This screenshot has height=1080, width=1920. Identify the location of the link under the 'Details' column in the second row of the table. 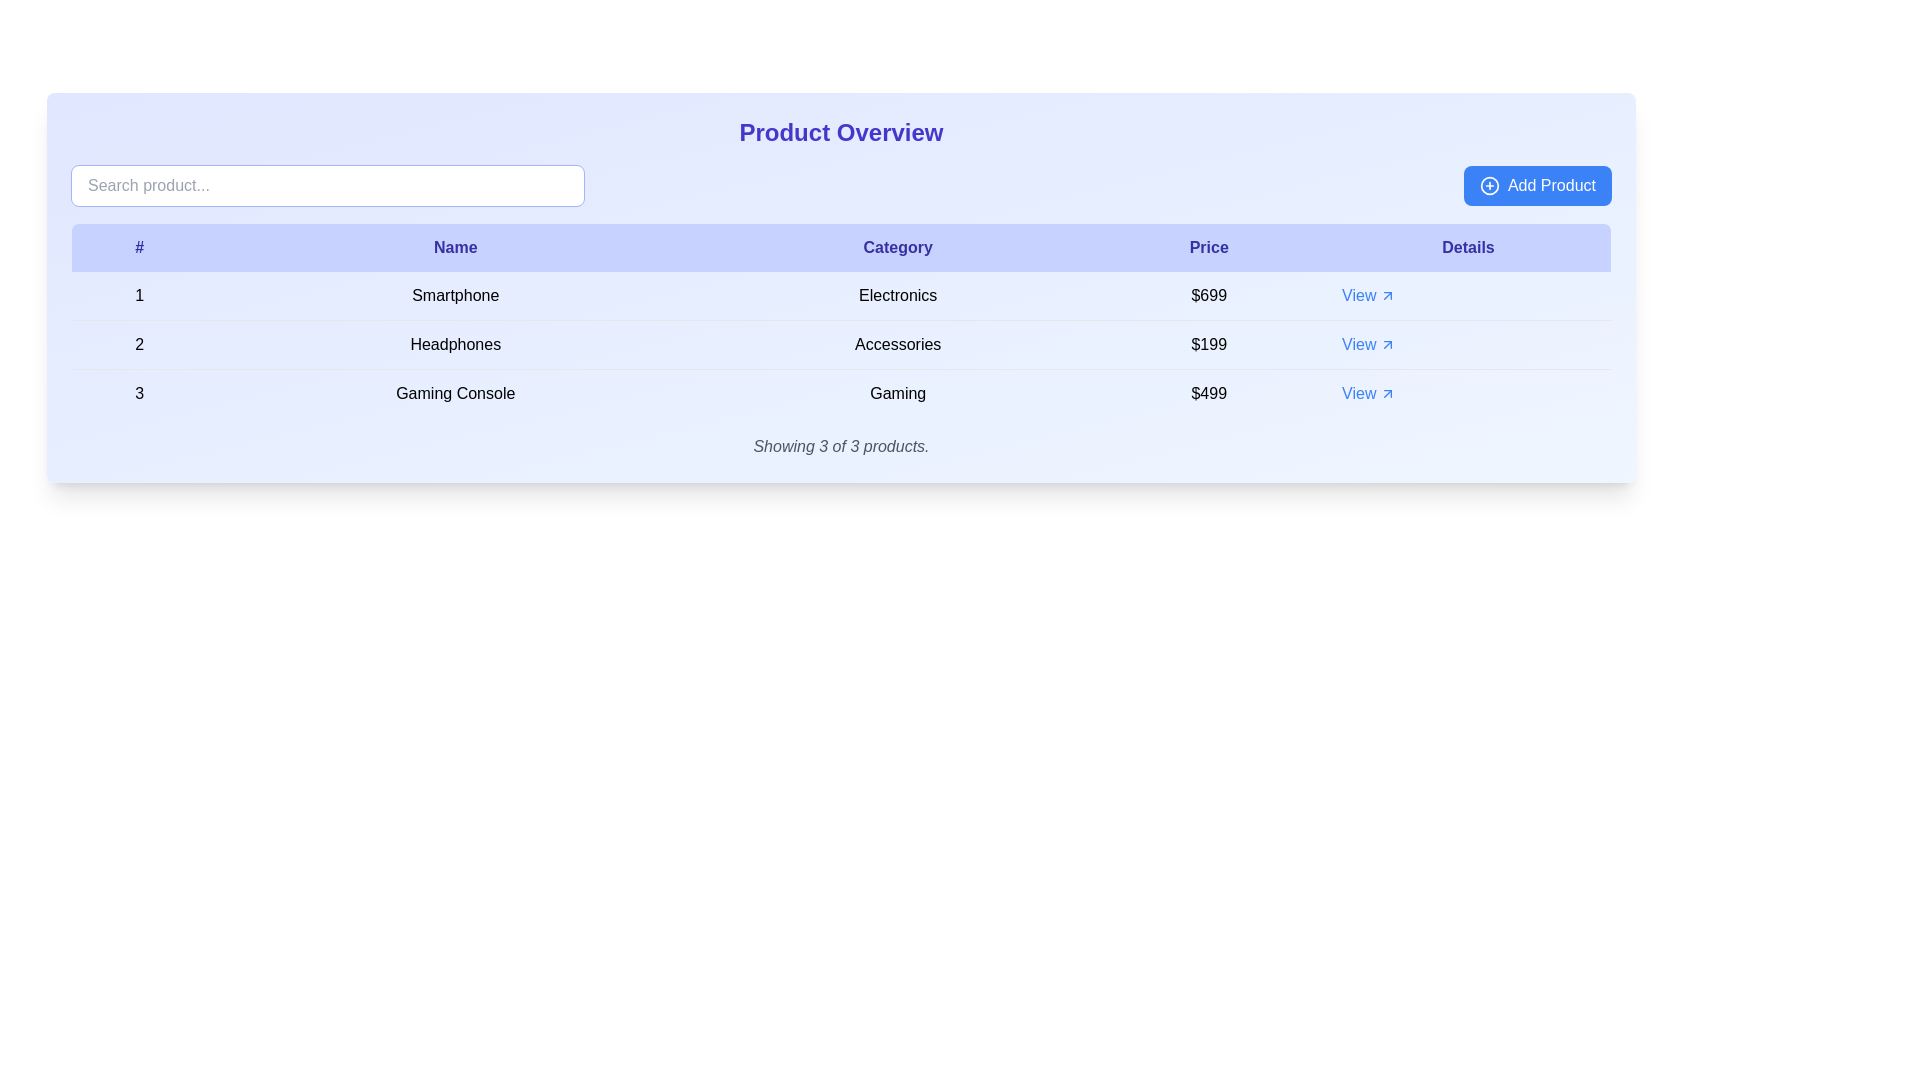
(1468, 343).